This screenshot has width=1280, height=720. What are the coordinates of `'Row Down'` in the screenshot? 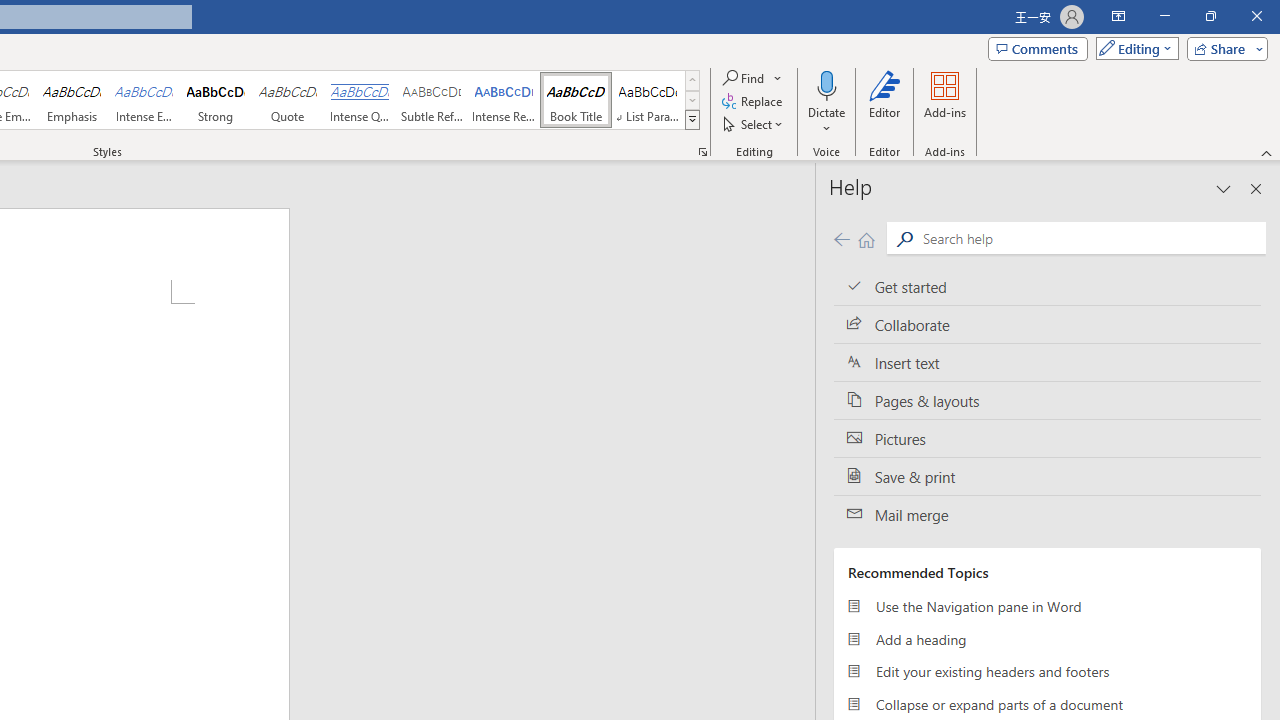 It's located at (692, 100).